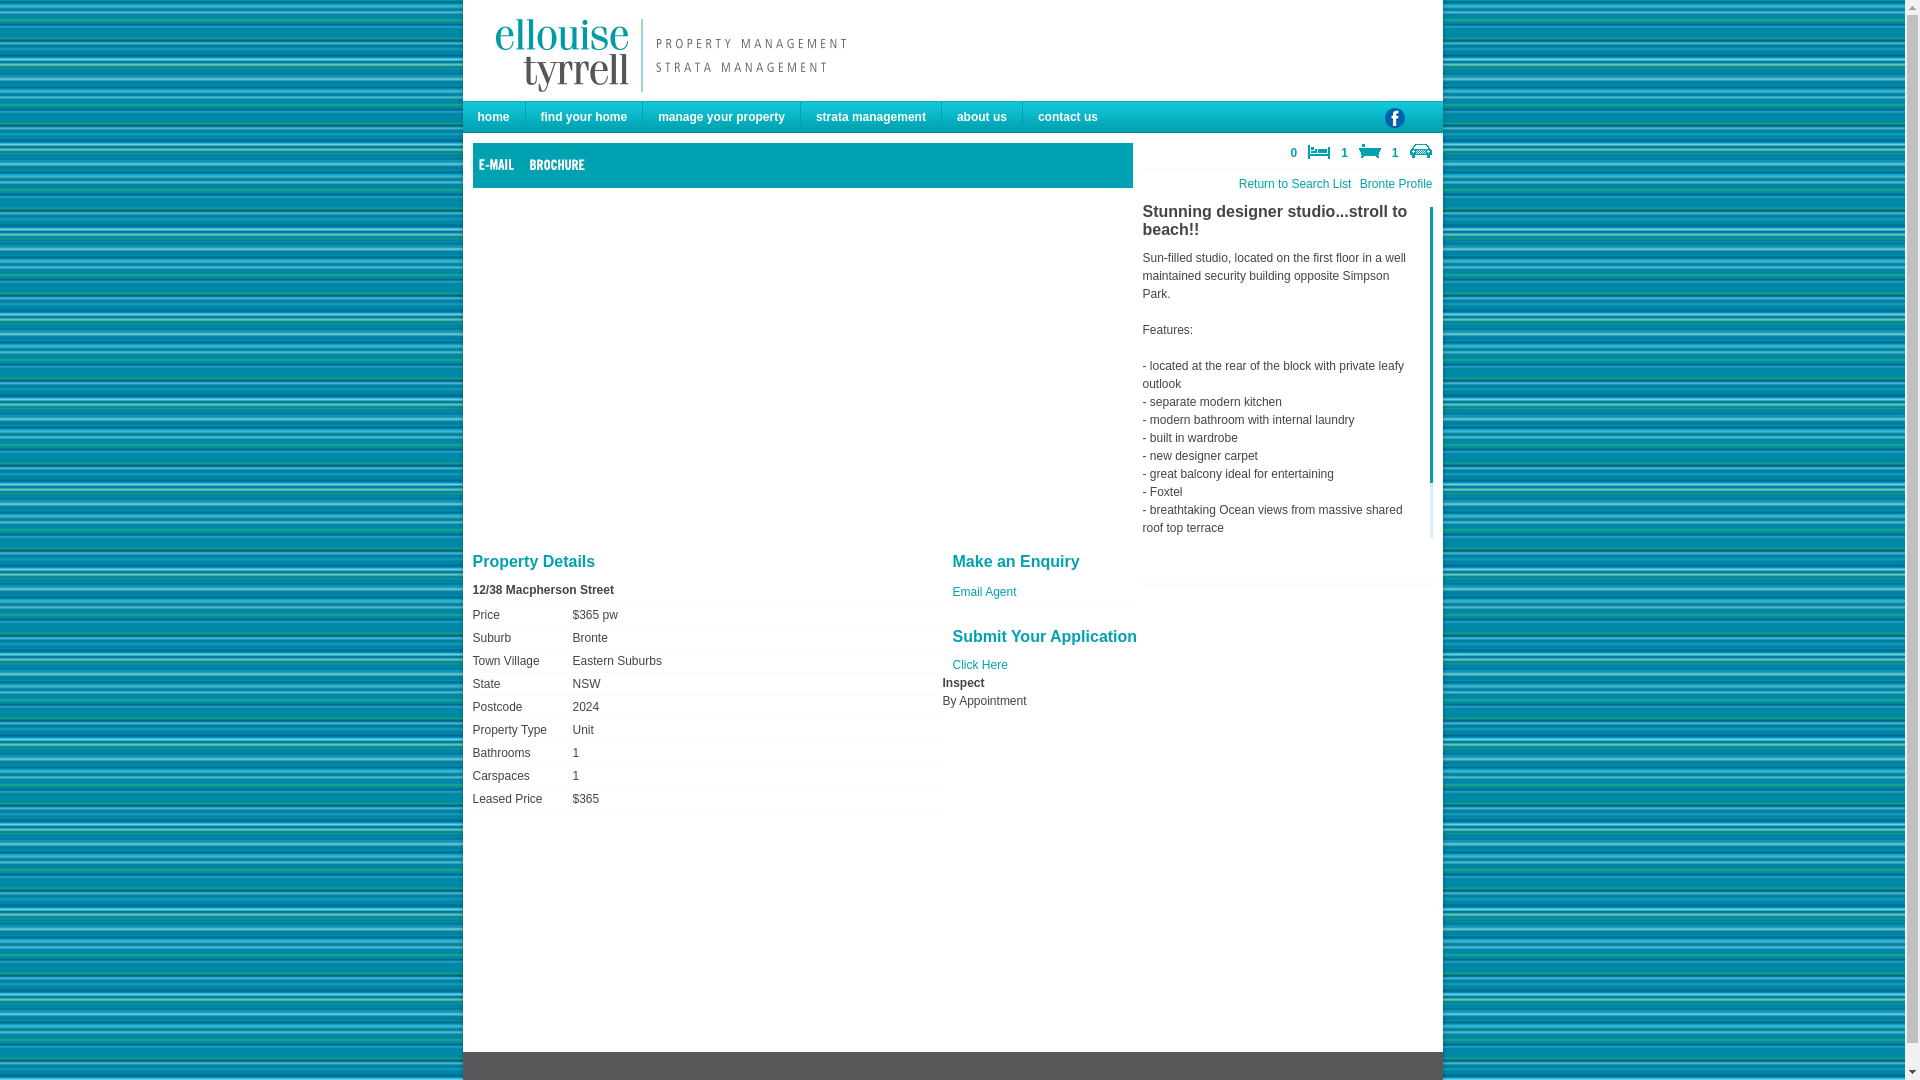  I want to click on 'manage your property', so click(720, 116).